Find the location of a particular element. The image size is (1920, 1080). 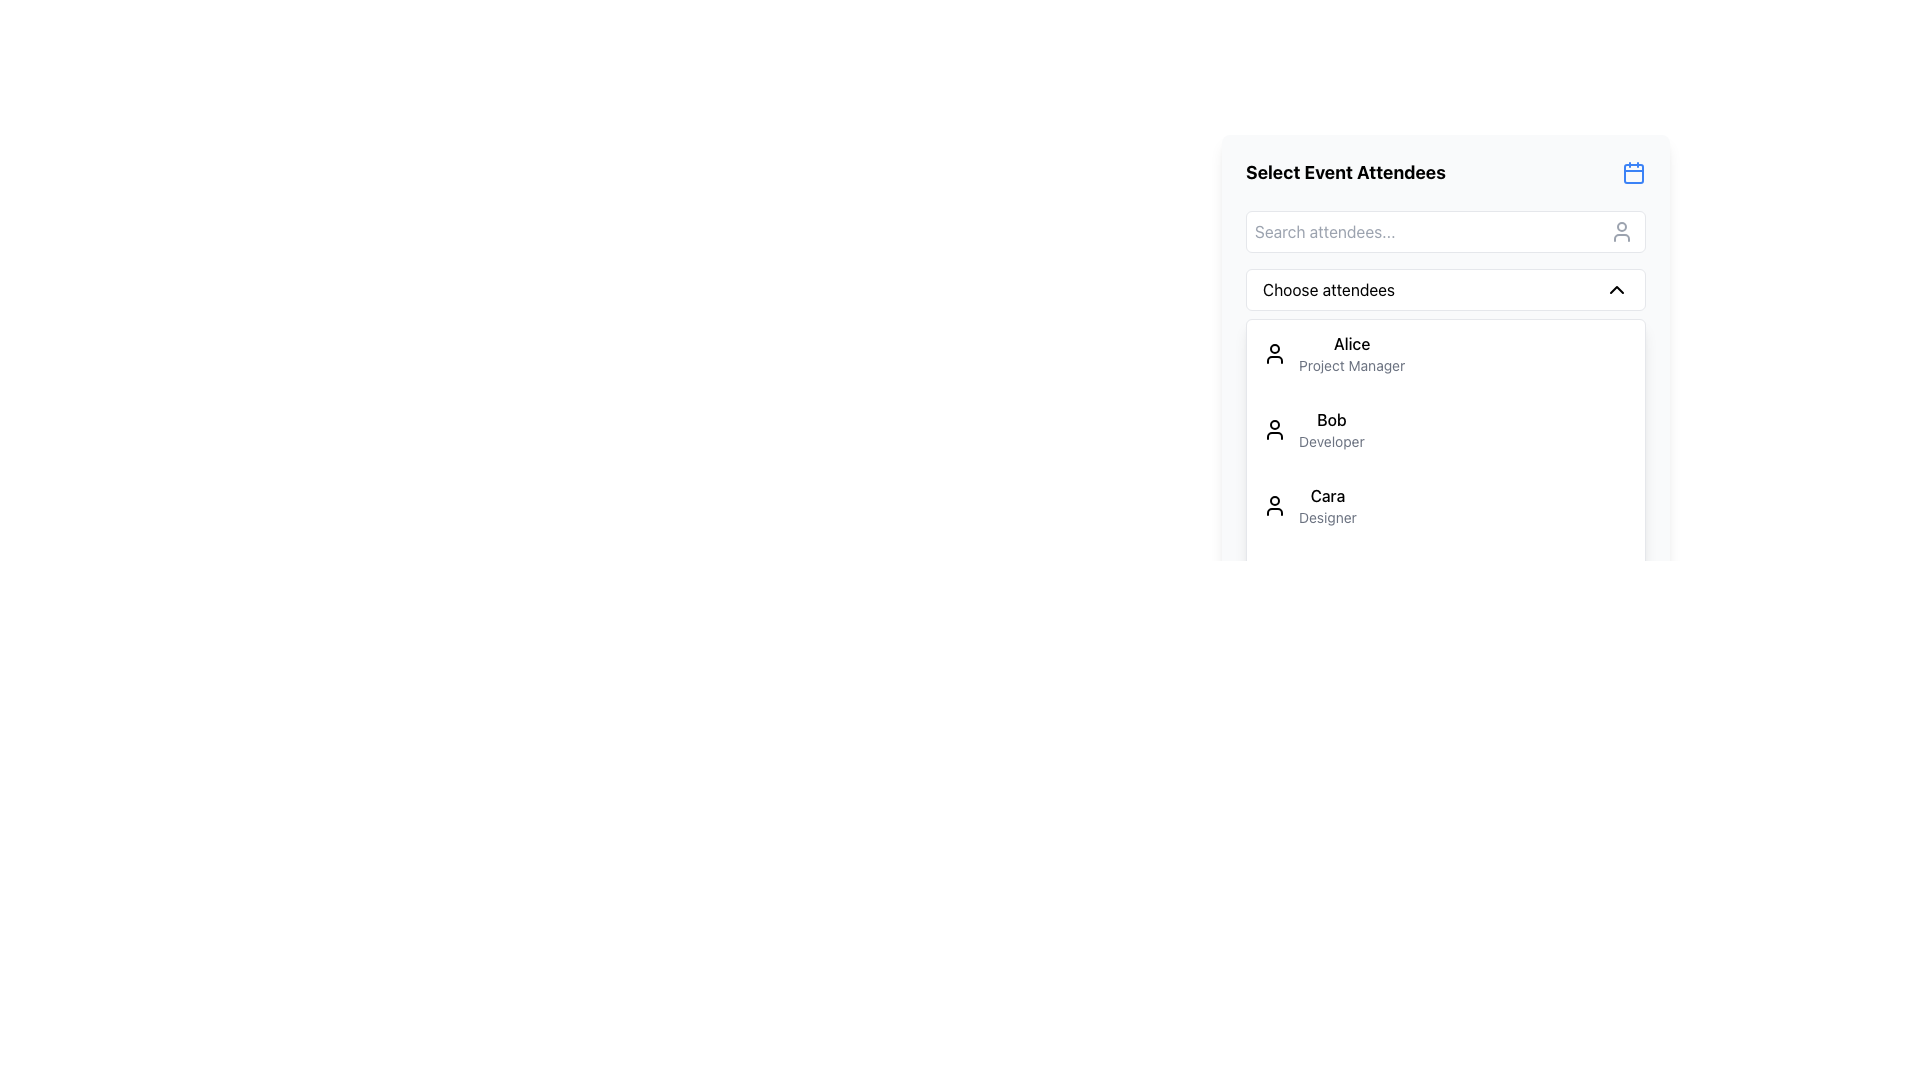

the SVG Rectangle located within the calendar icon at the top-right corner of the 'Select Event Attendees' panel is located at coordinates (1633, 172).